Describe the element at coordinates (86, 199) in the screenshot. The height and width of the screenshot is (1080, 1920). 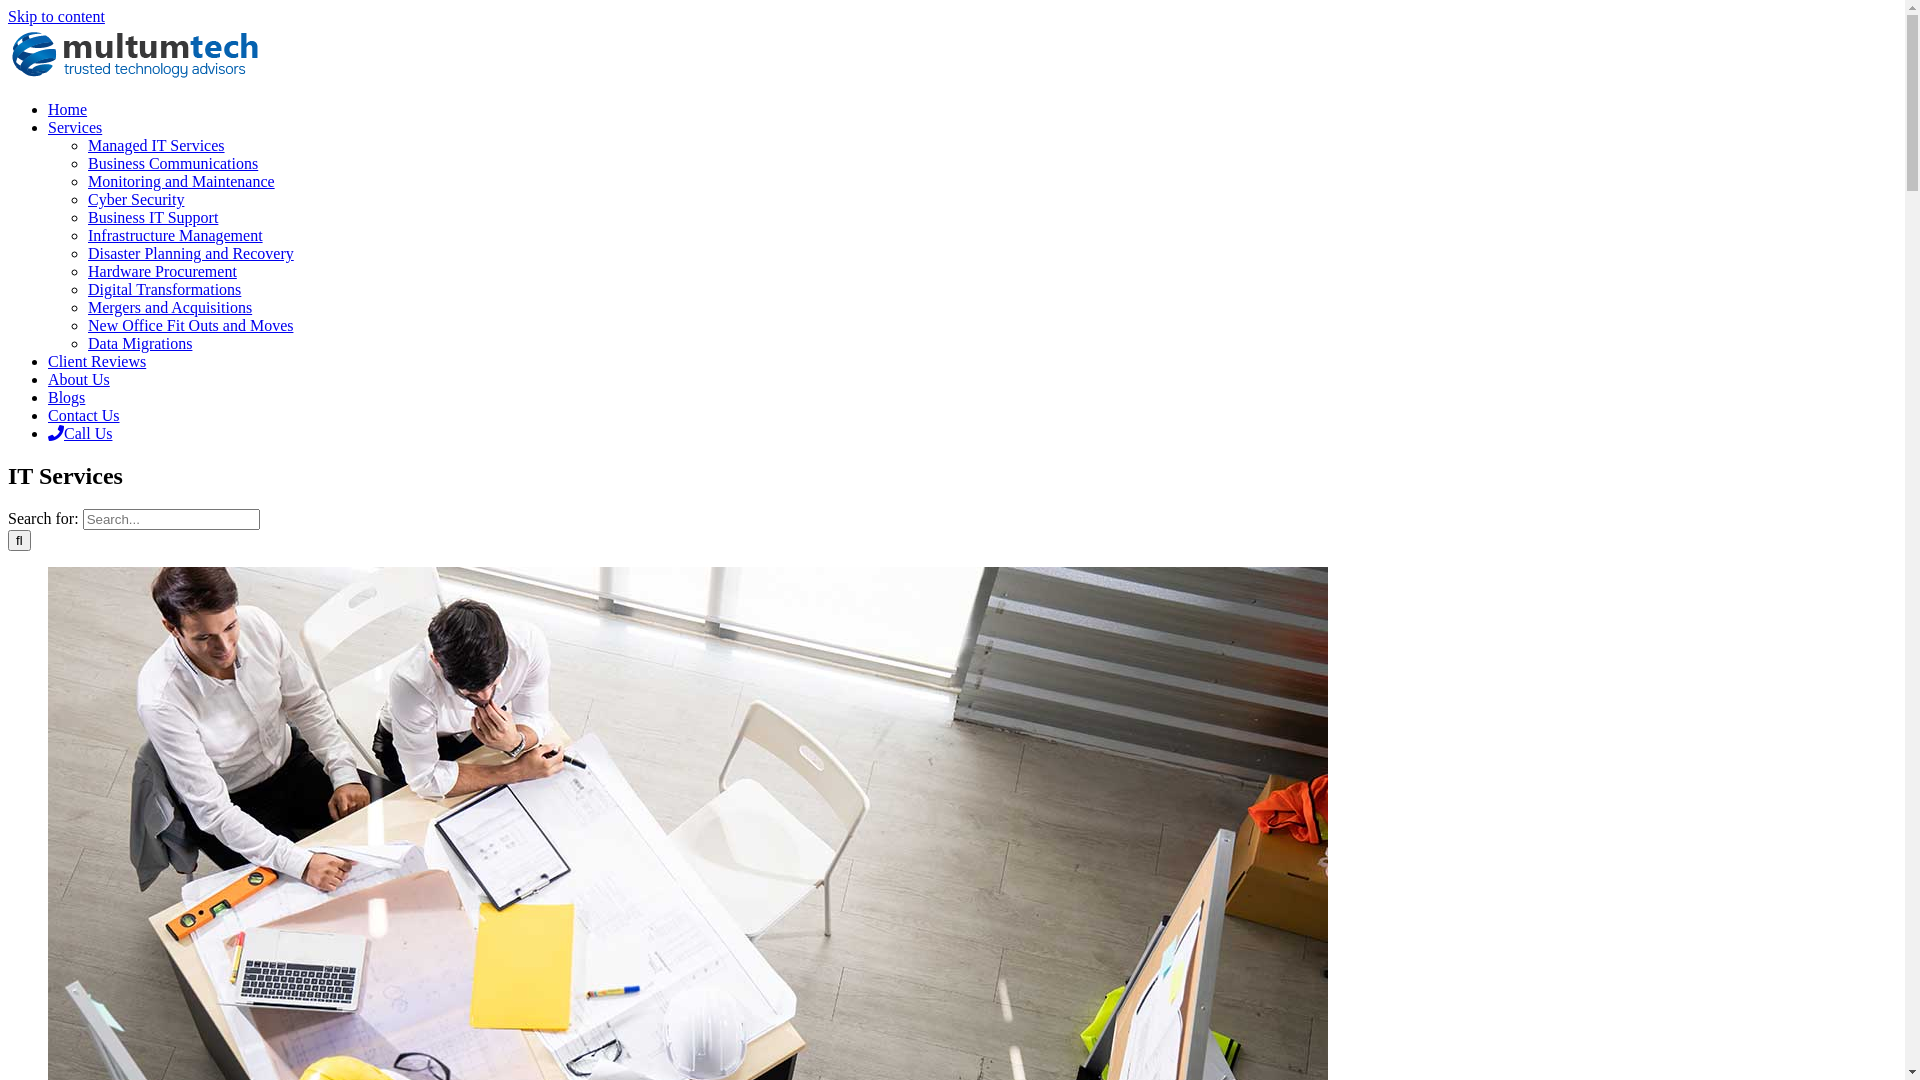
I see `'Cyber Security'` at that location.